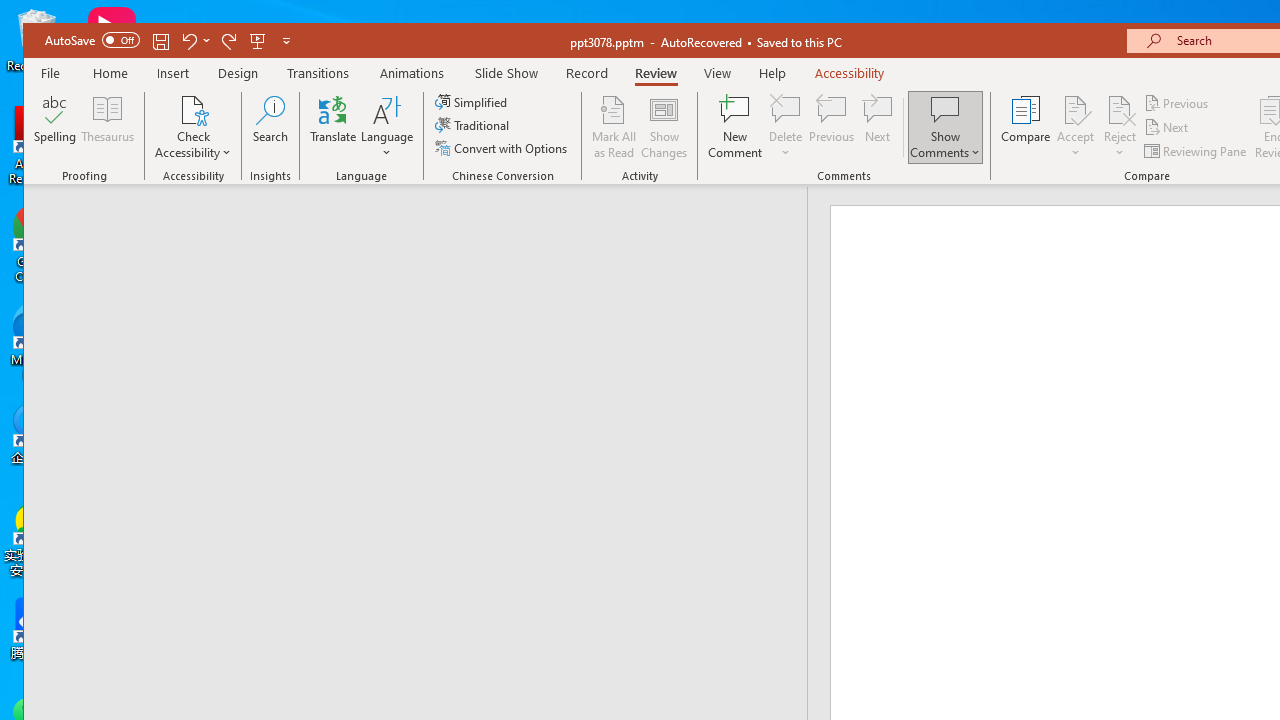 The image size is (1280, 720). Describe the element at coordinates (784, 109) in the screenshot. I see `'Delete'` at that location.